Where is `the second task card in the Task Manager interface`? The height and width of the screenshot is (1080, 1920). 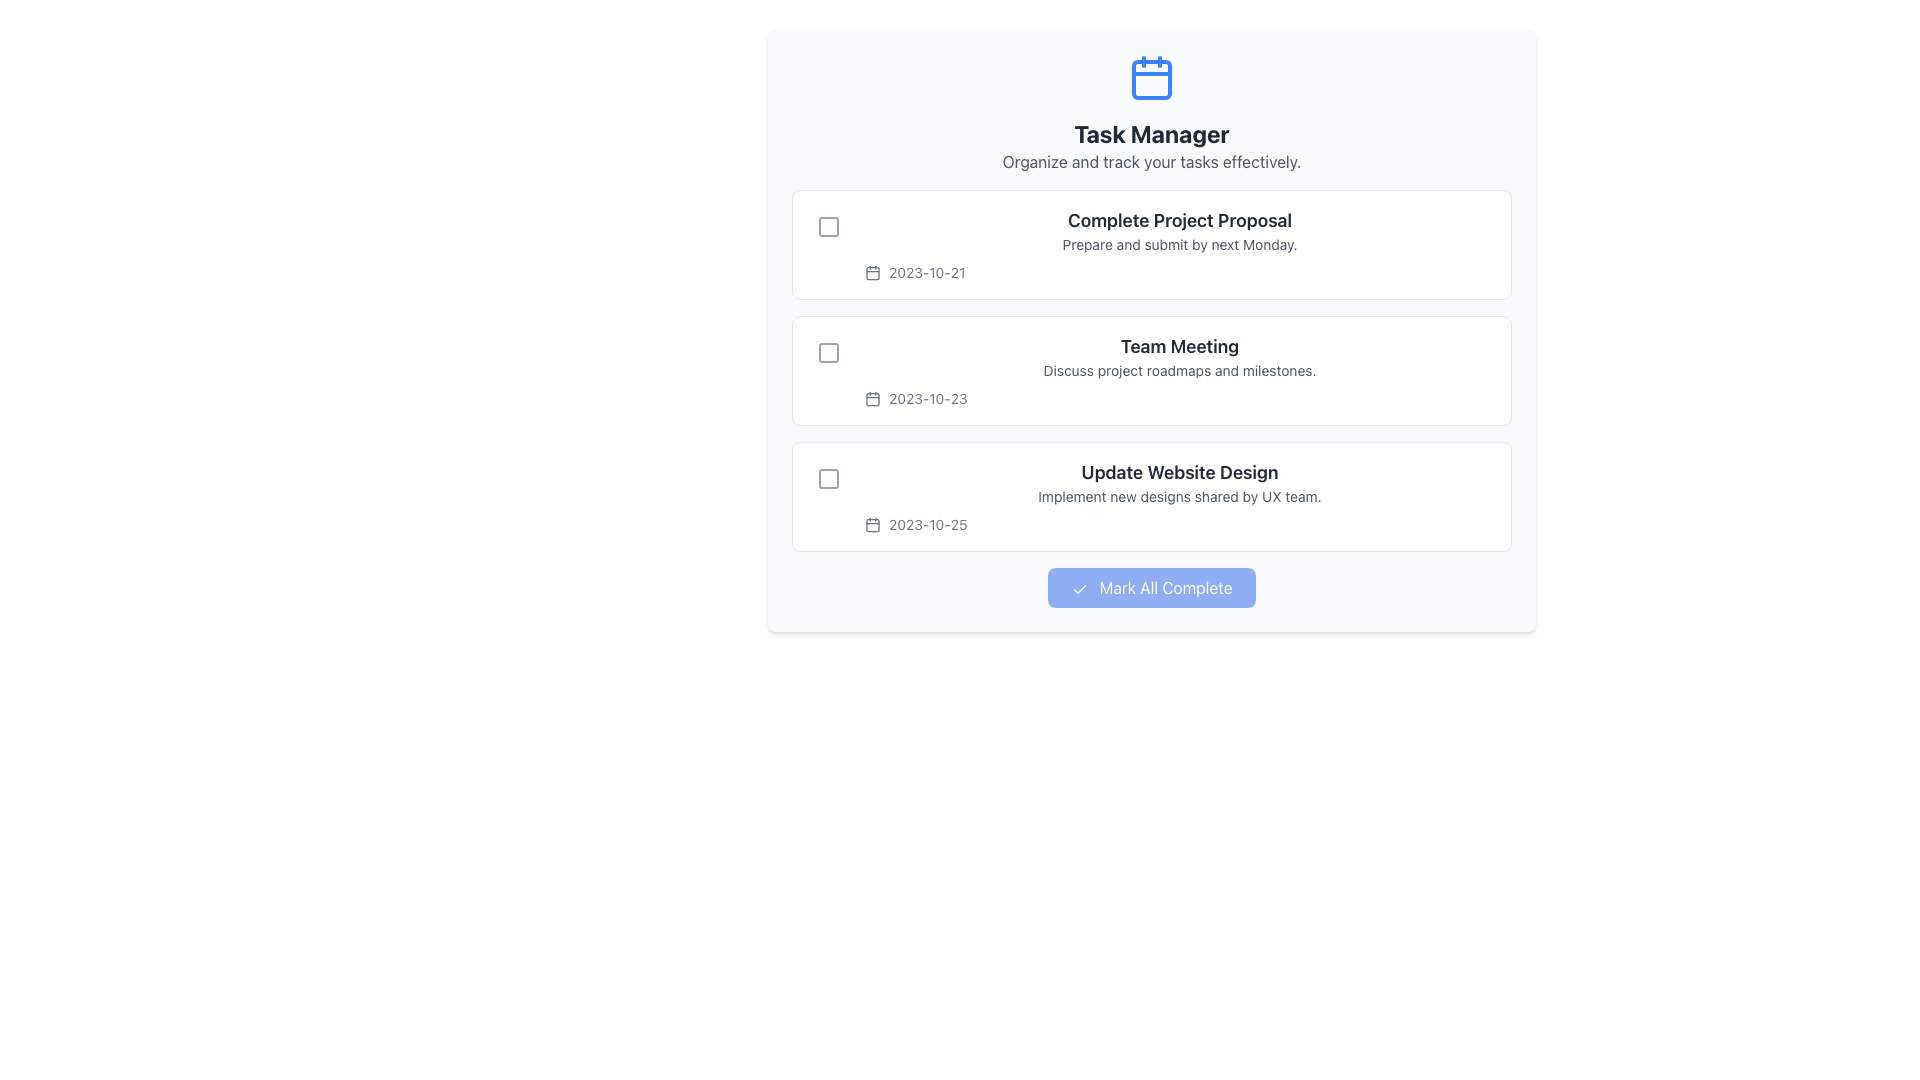 the second task card in the Task Manager interface is located at coordinates (1152, 370).